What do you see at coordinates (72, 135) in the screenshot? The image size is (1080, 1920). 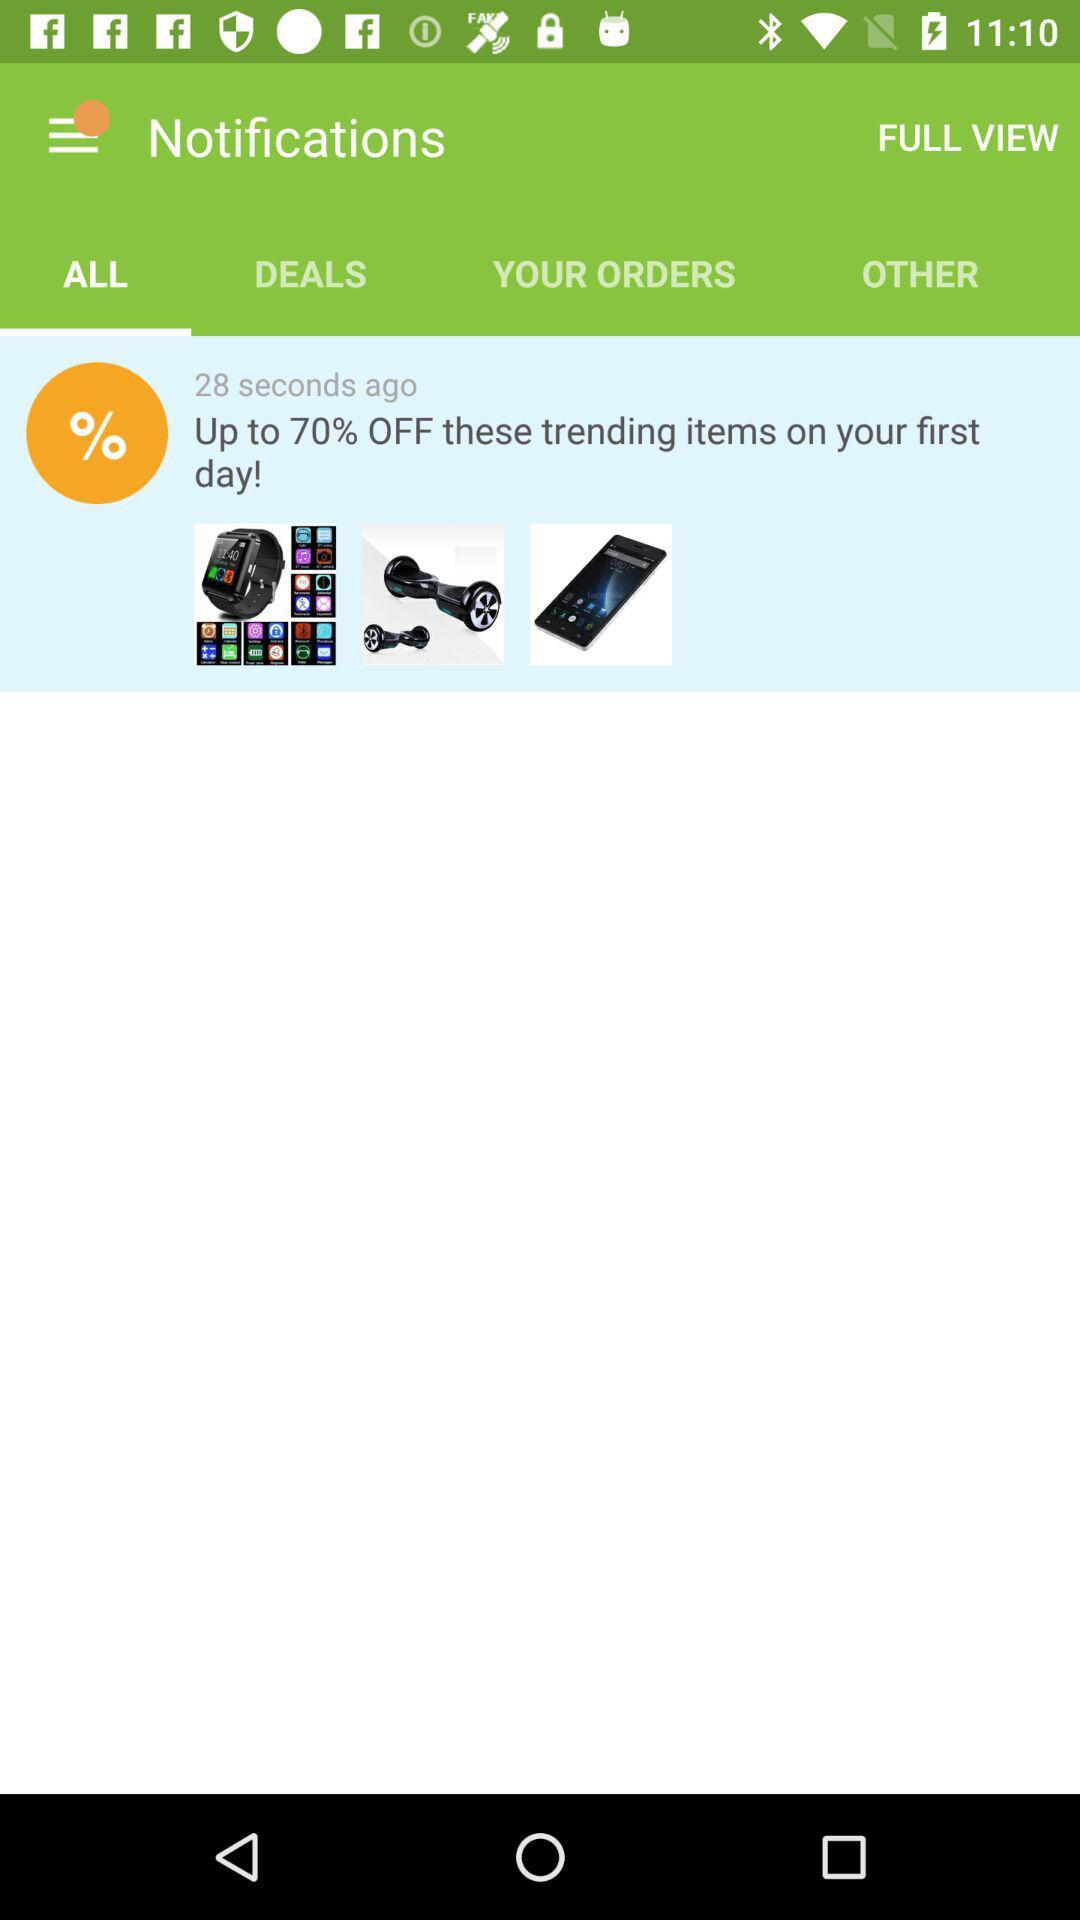 I see `icon next to notifications item` at bounding box center [72, 135].